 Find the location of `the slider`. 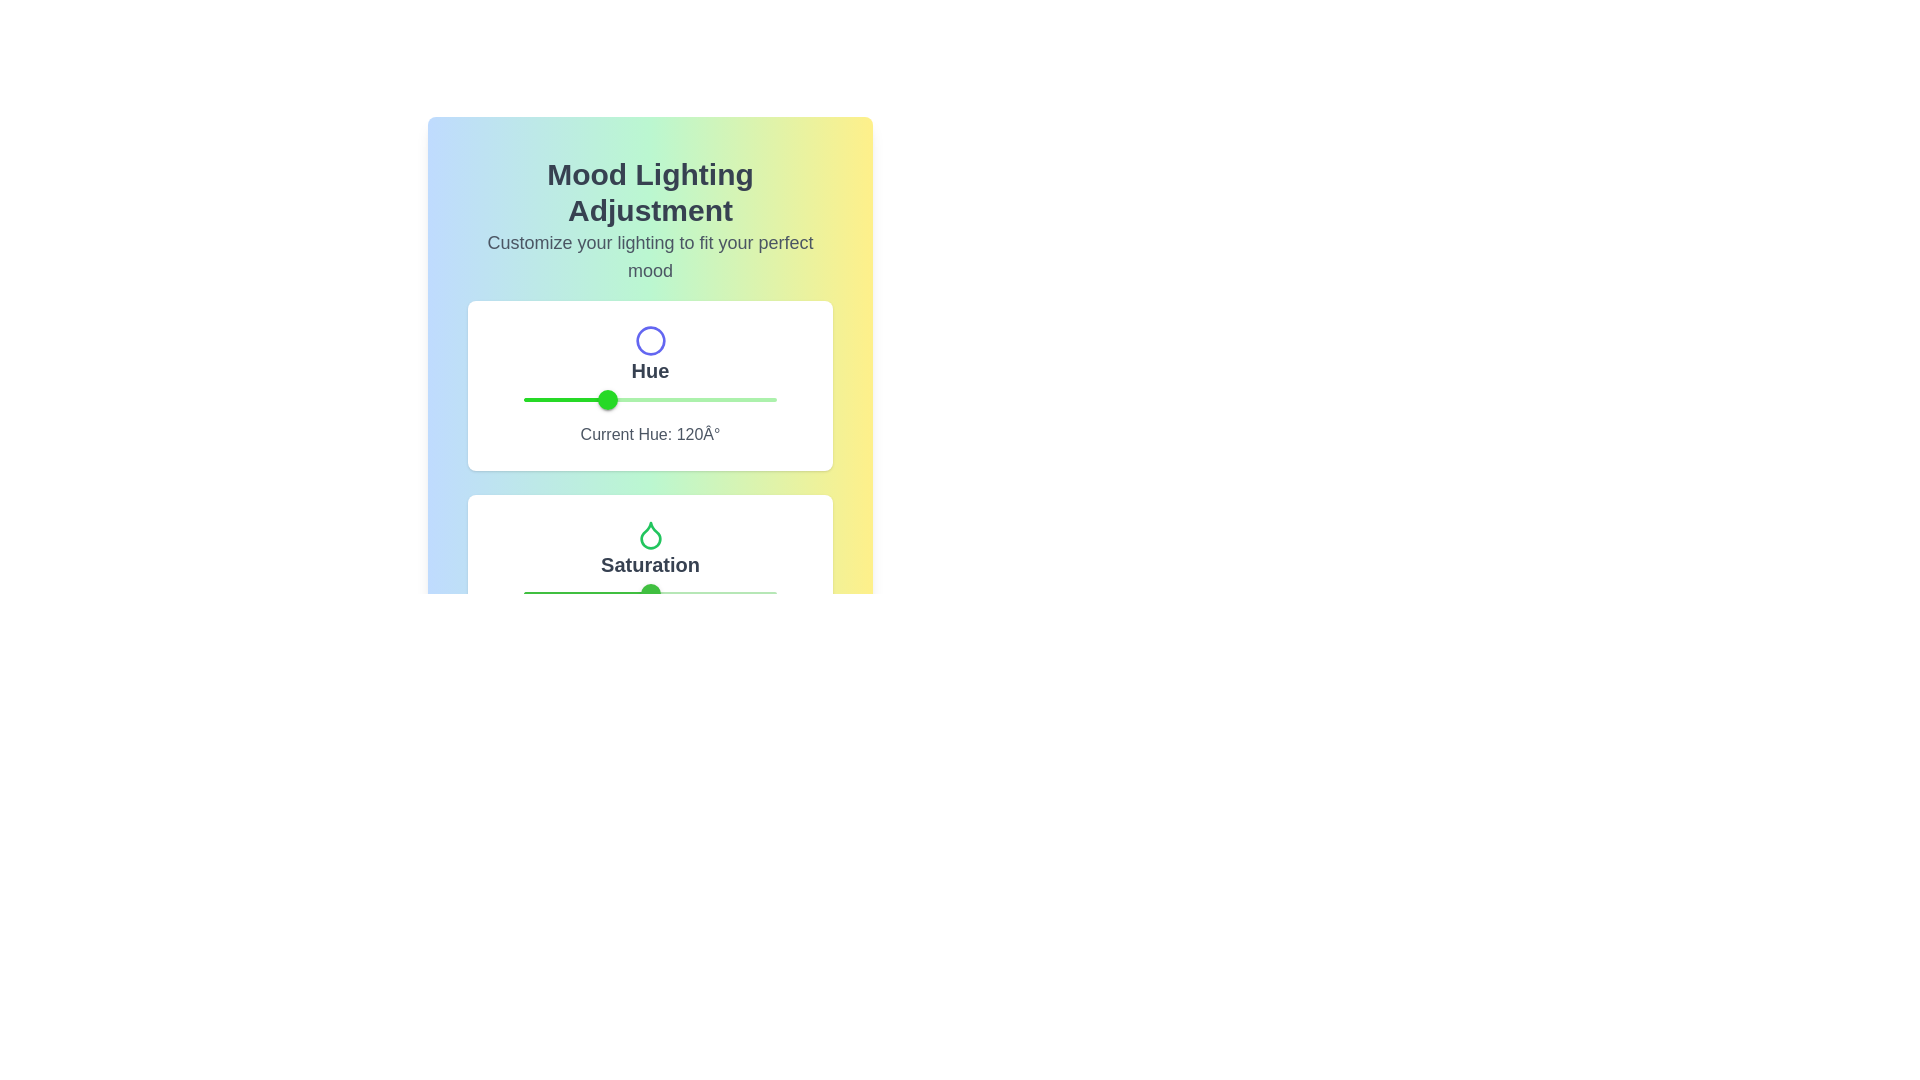

the slider is located at coordinates (531, 593).